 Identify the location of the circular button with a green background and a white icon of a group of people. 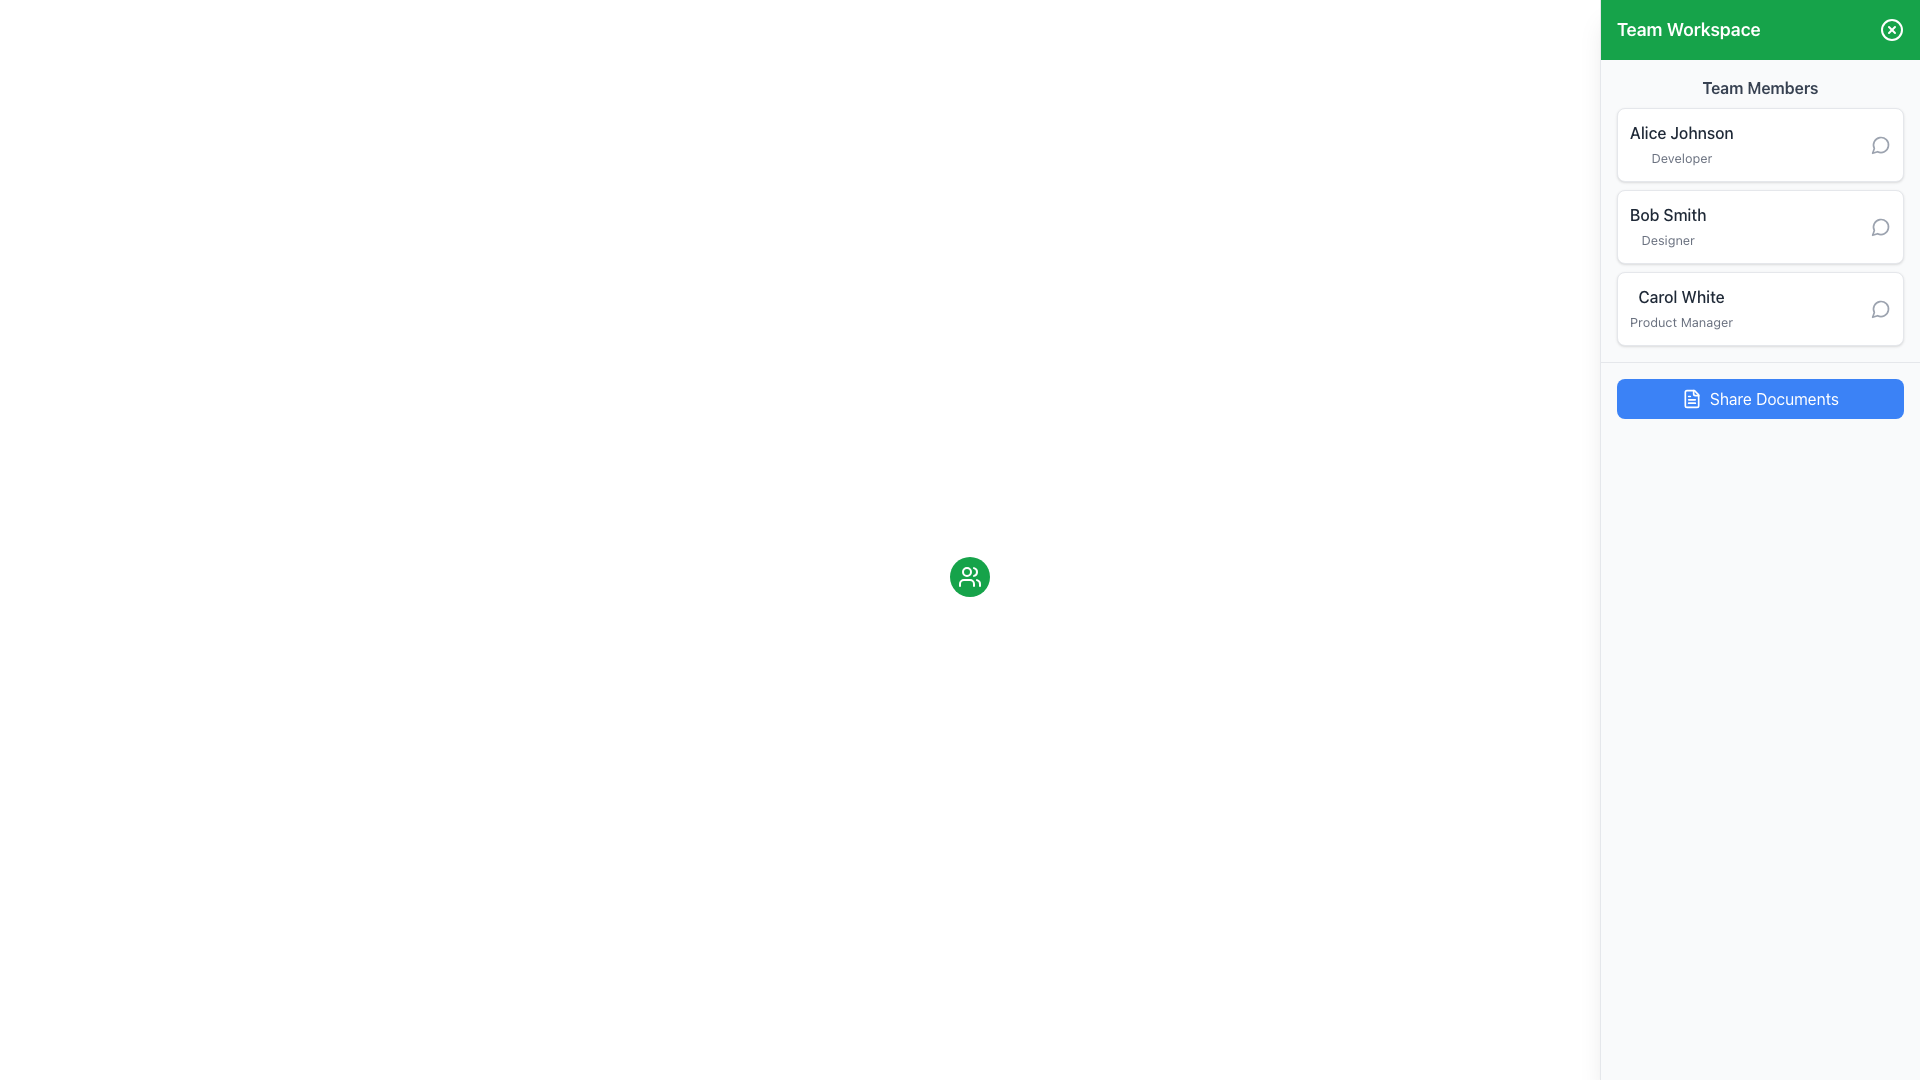
(969, 577).